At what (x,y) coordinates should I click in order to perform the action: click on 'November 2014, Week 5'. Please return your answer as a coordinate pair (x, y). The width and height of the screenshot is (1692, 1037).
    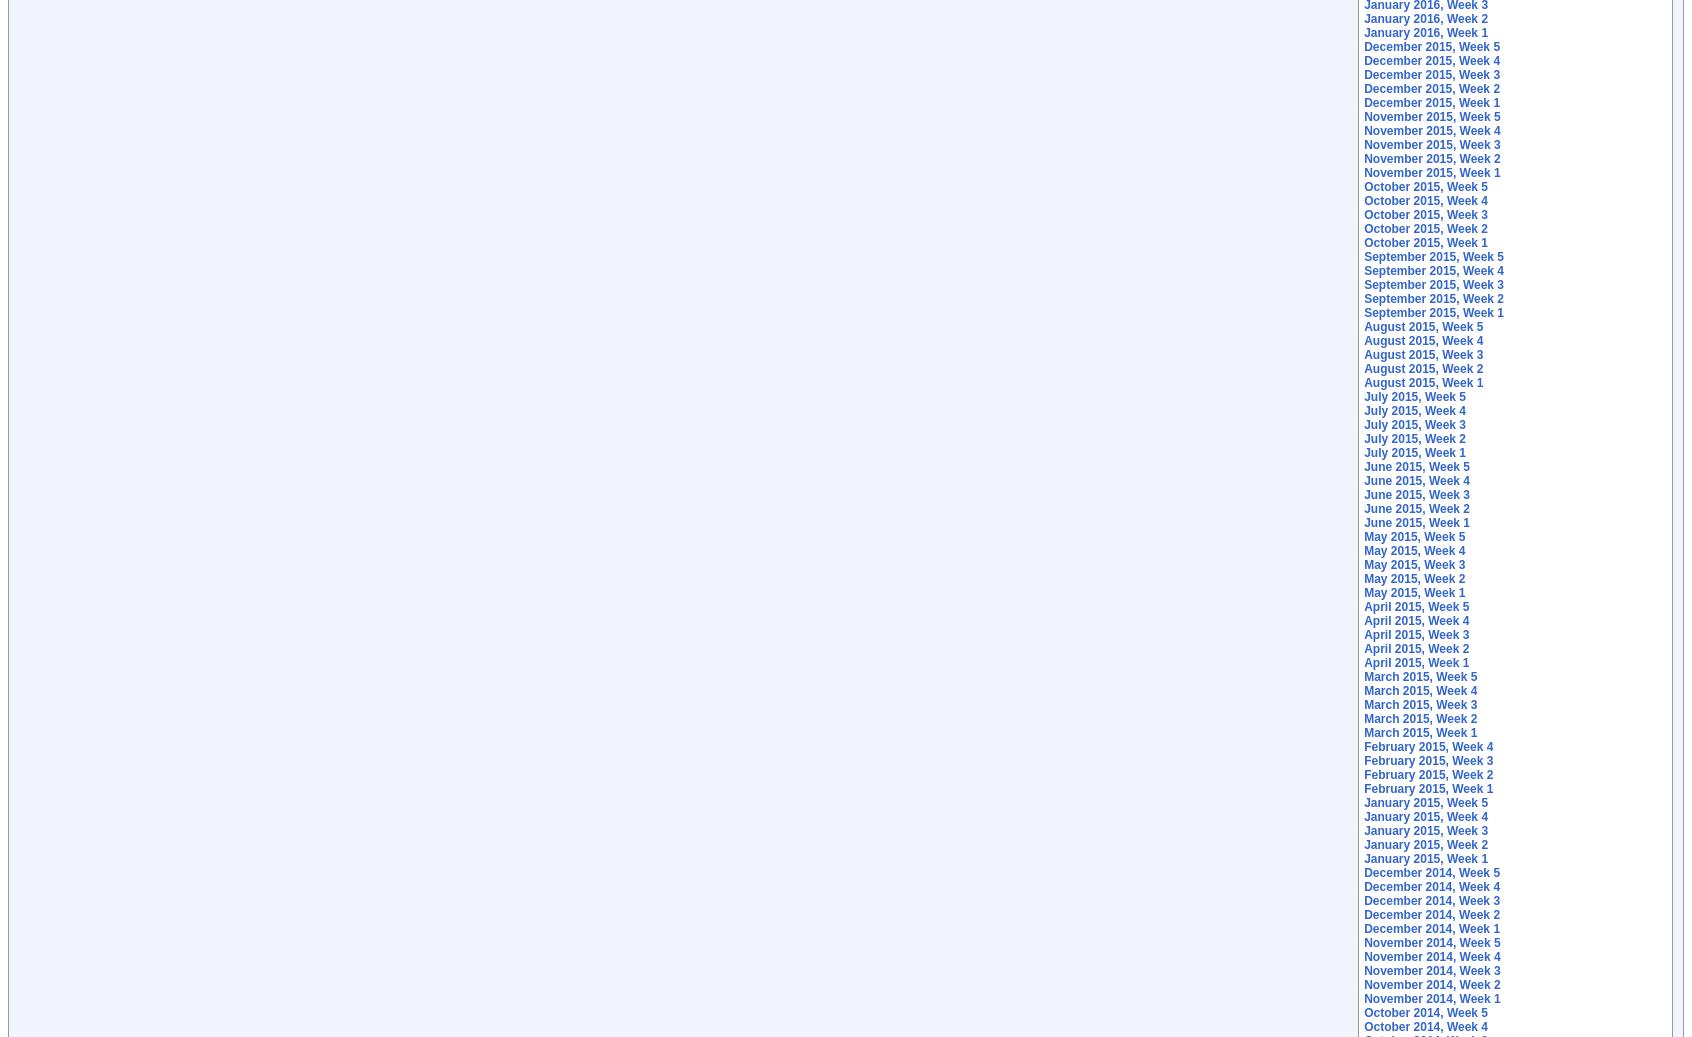
    Looking at the image, I should click on (1430, 943).